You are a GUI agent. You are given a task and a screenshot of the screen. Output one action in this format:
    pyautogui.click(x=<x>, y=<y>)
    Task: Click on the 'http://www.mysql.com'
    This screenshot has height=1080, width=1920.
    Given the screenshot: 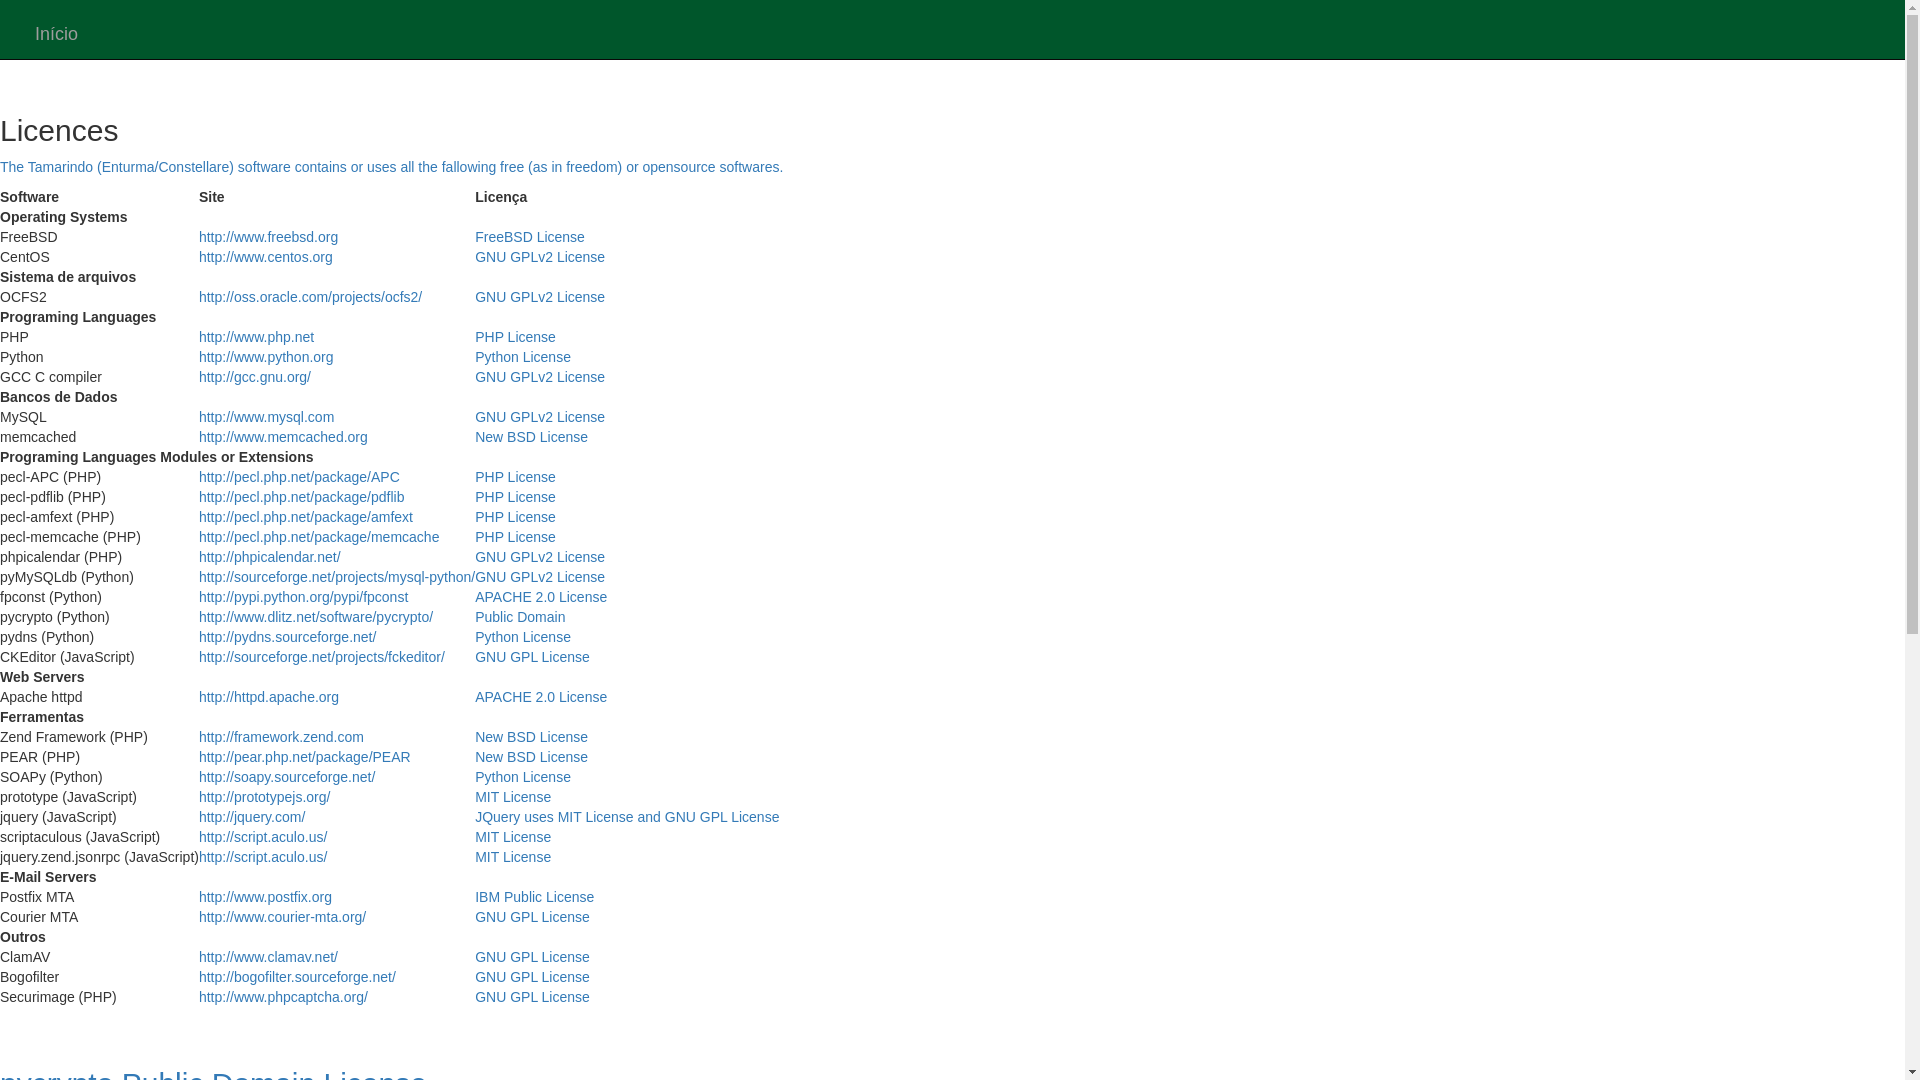 What is the action you would take?
    pyautogui.click(x=265, y=415)
    